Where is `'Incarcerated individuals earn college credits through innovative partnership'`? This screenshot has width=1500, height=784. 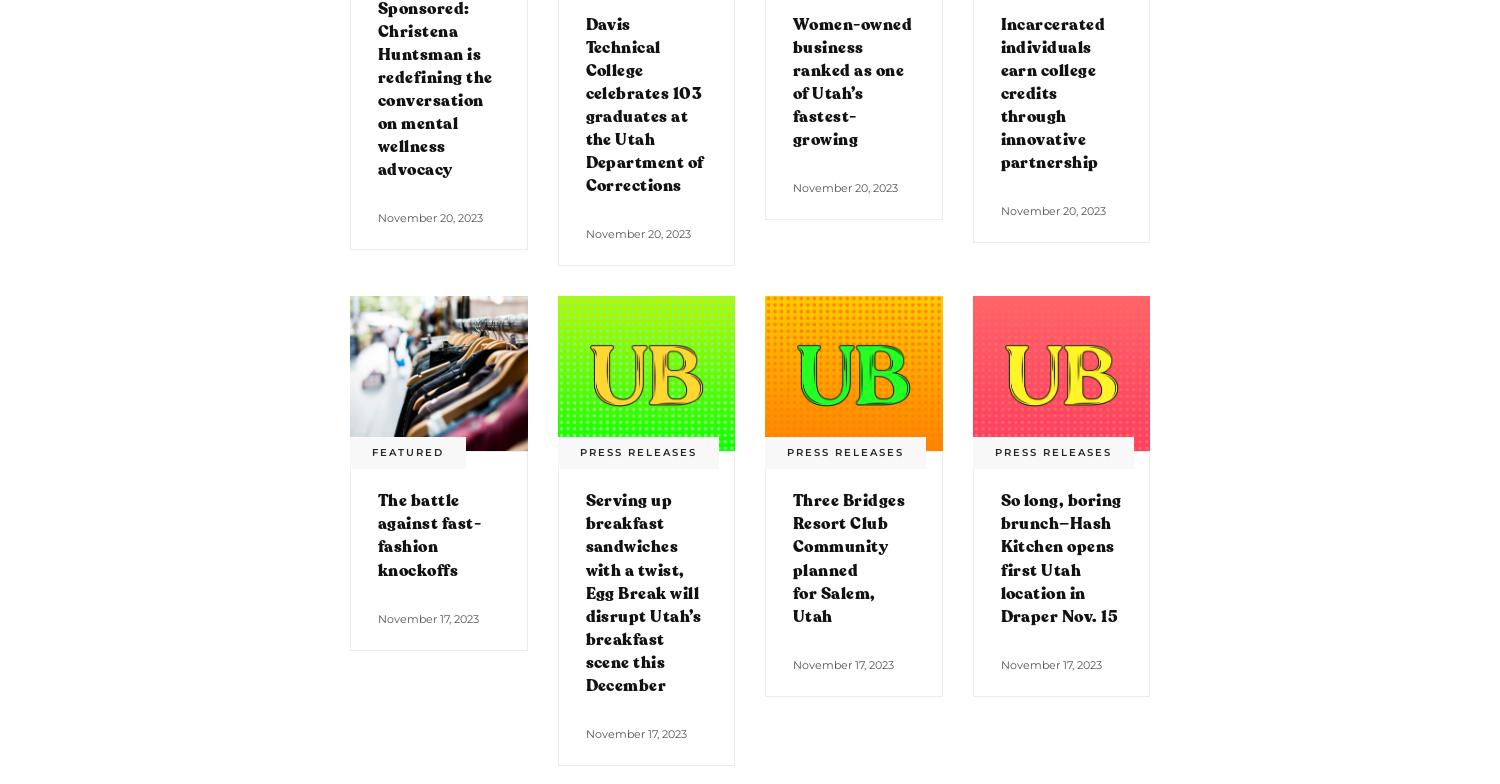
'Incarcerated individuals earn college credits through innovative partnership' is located at coordinates (1052, 93).